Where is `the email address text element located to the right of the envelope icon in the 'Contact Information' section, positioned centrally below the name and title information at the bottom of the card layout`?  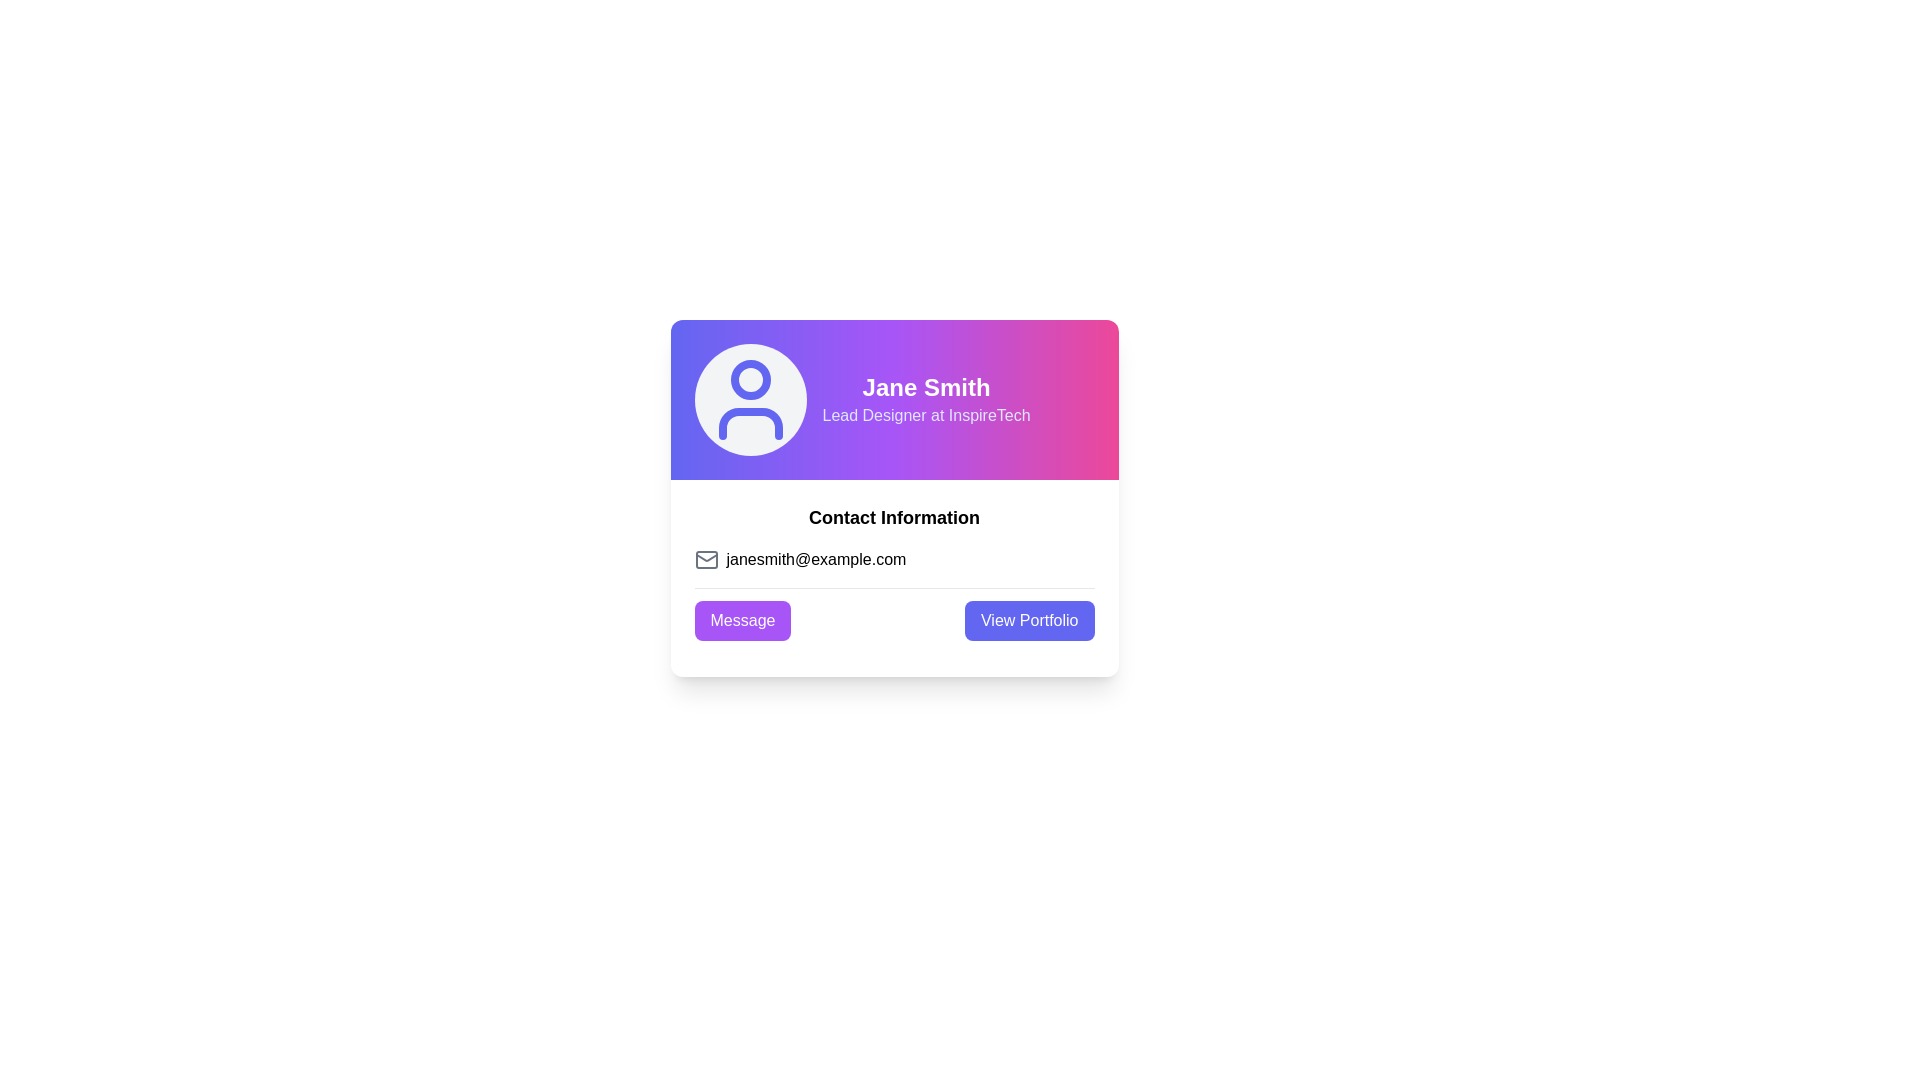
the email address text element located to the right of the envelope icon in the 'Contact Information' section, positioned centrally below the name and title information at the bottom of the card layout is located at coordinates (816, 559).